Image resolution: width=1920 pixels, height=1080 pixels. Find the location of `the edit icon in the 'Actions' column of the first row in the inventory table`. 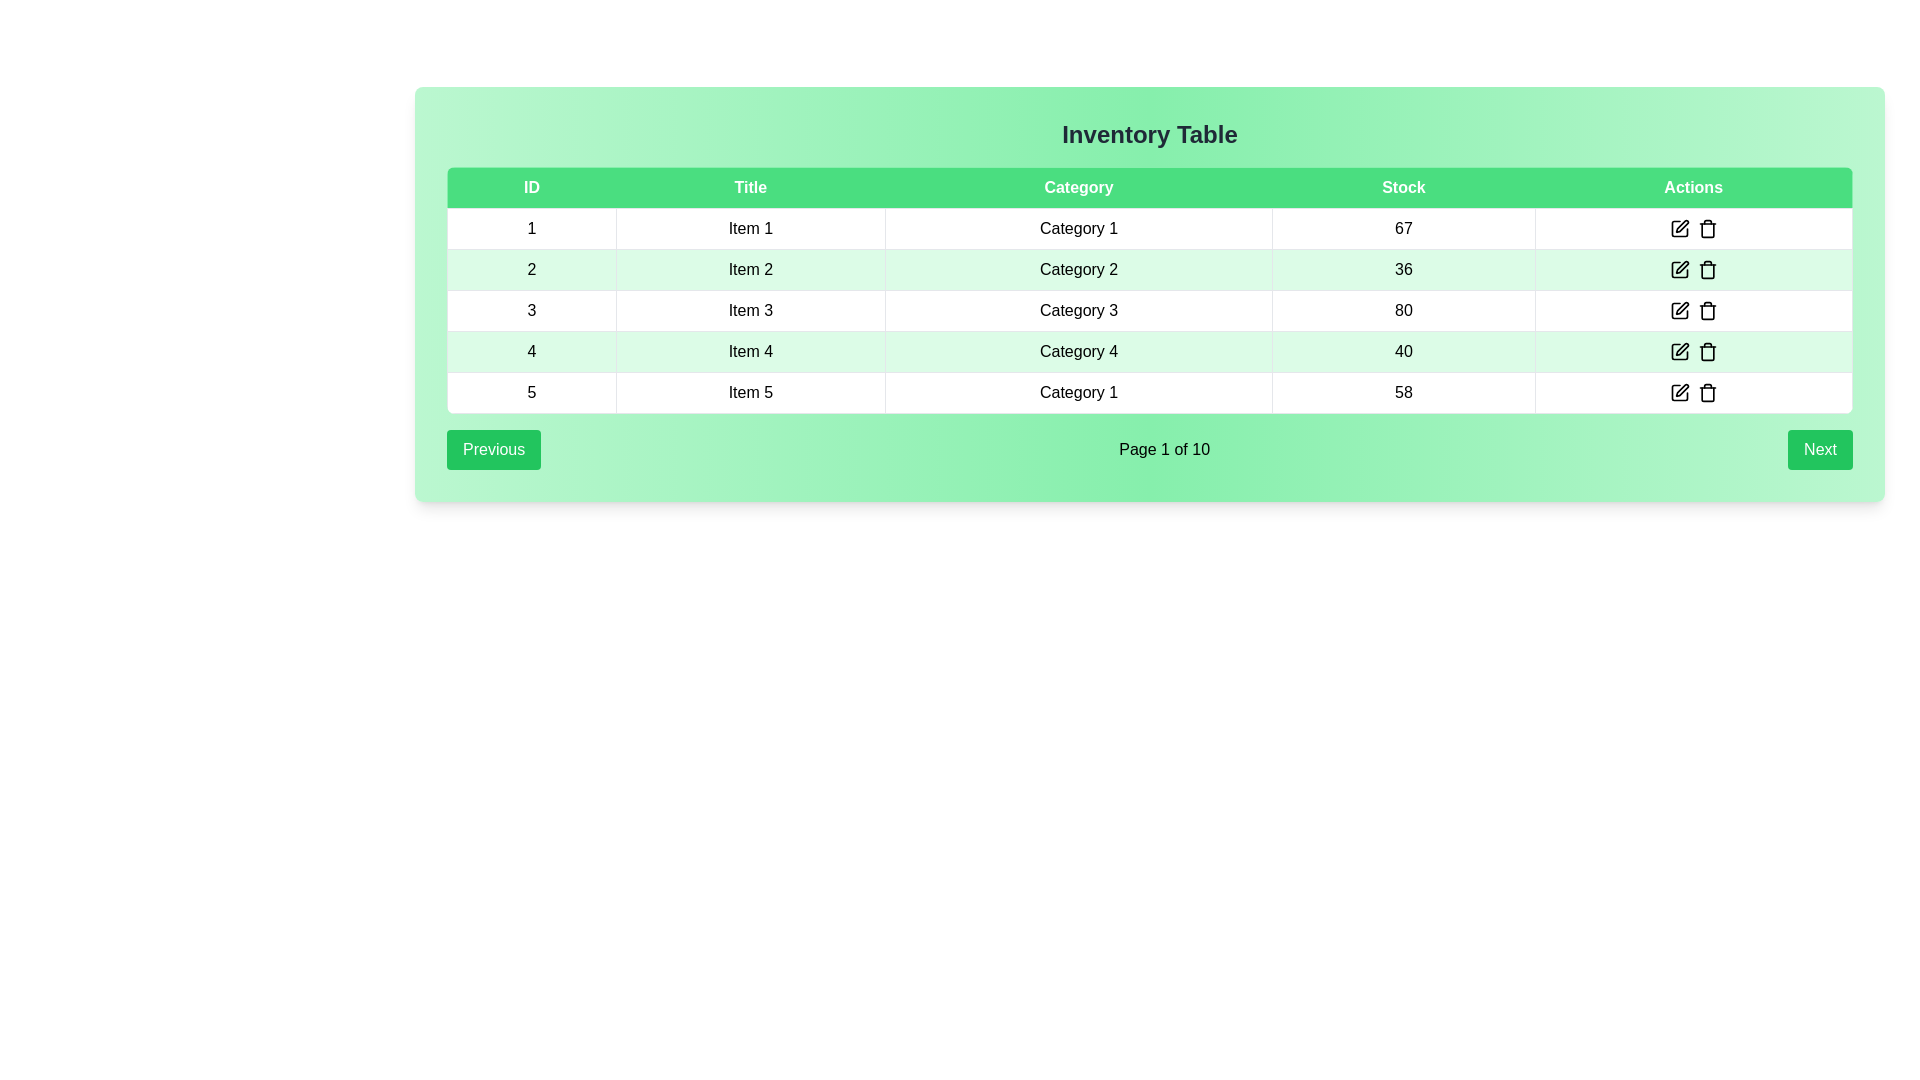

the edit icon in the 'Actions' column of the first row in the inventory table is located at coordinates (1681, 225).